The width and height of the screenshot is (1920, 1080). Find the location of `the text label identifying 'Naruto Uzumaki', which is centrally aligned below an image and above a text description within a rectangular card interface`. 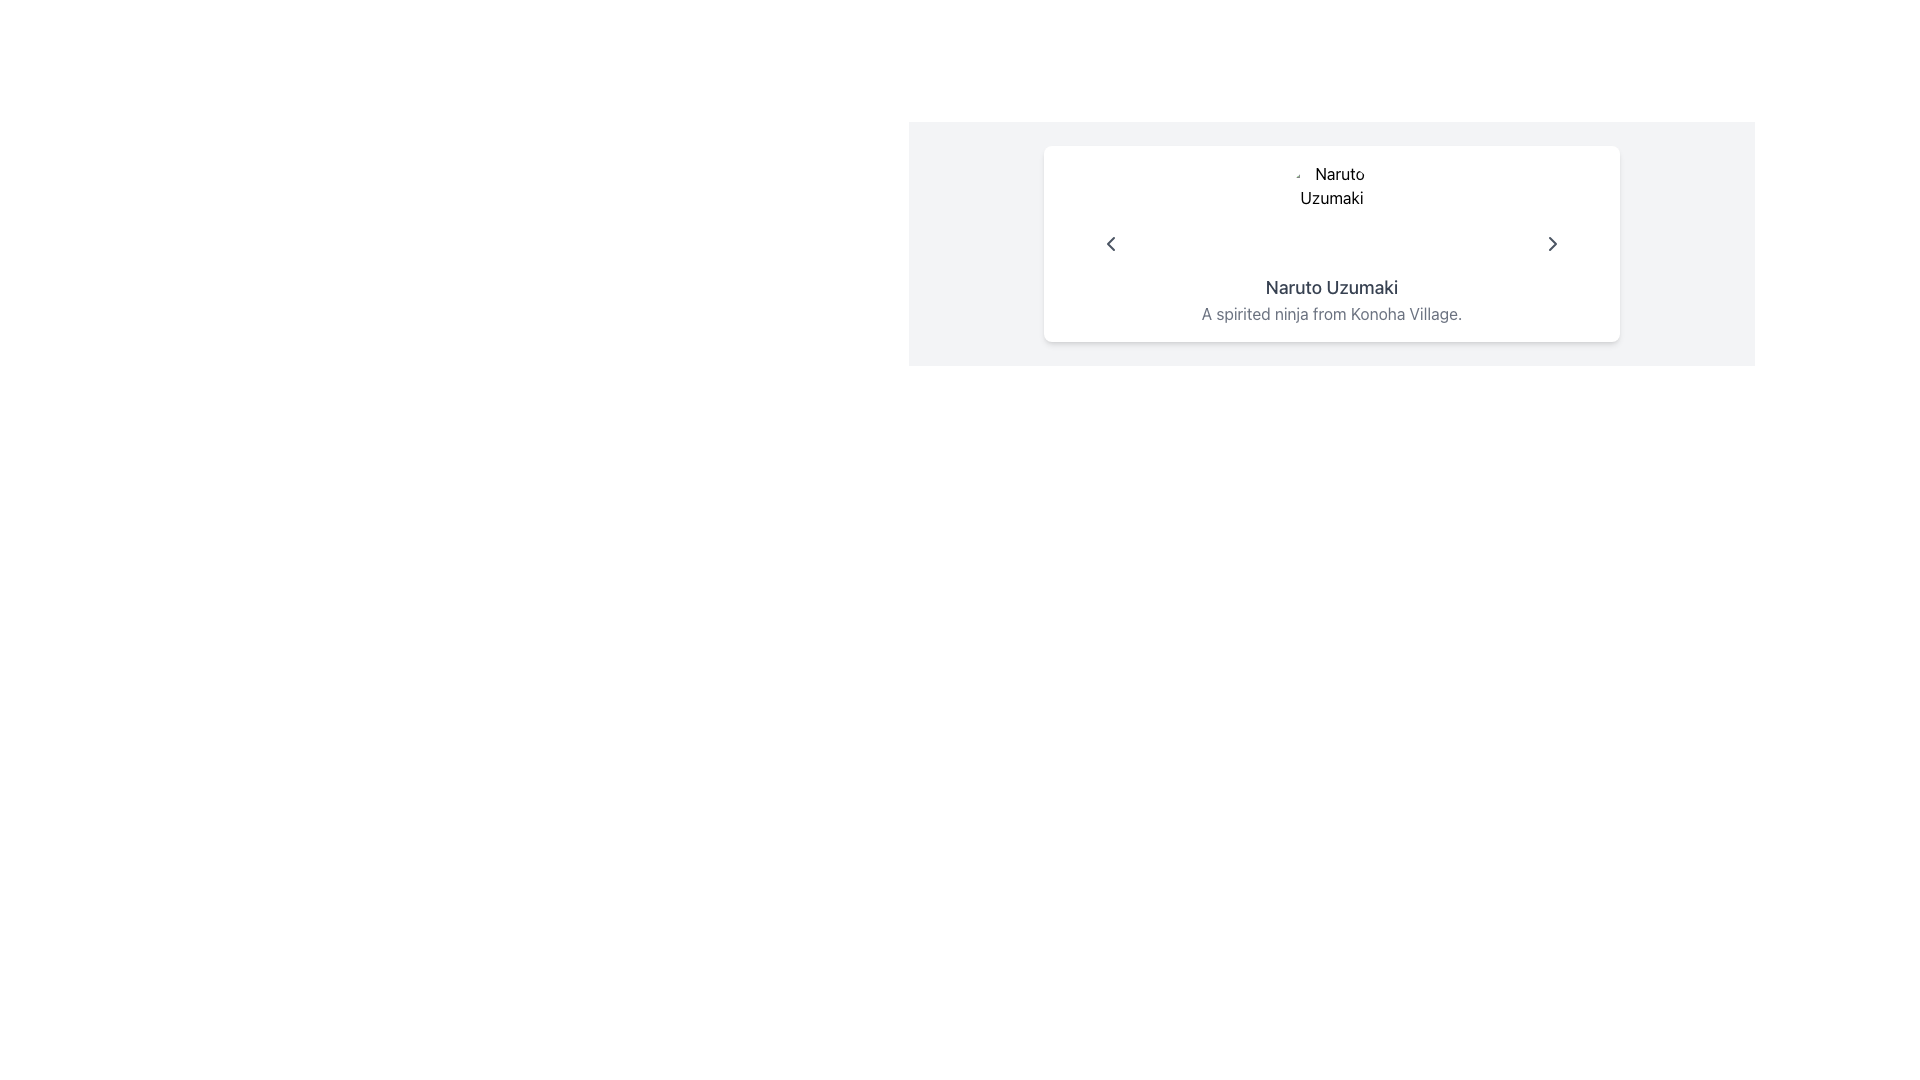

the text label identifying 'Naruto Uzumaki', which is centrally aligned below an image and above a text description within a rectangular card interface is located at coordinates (1331, 288).